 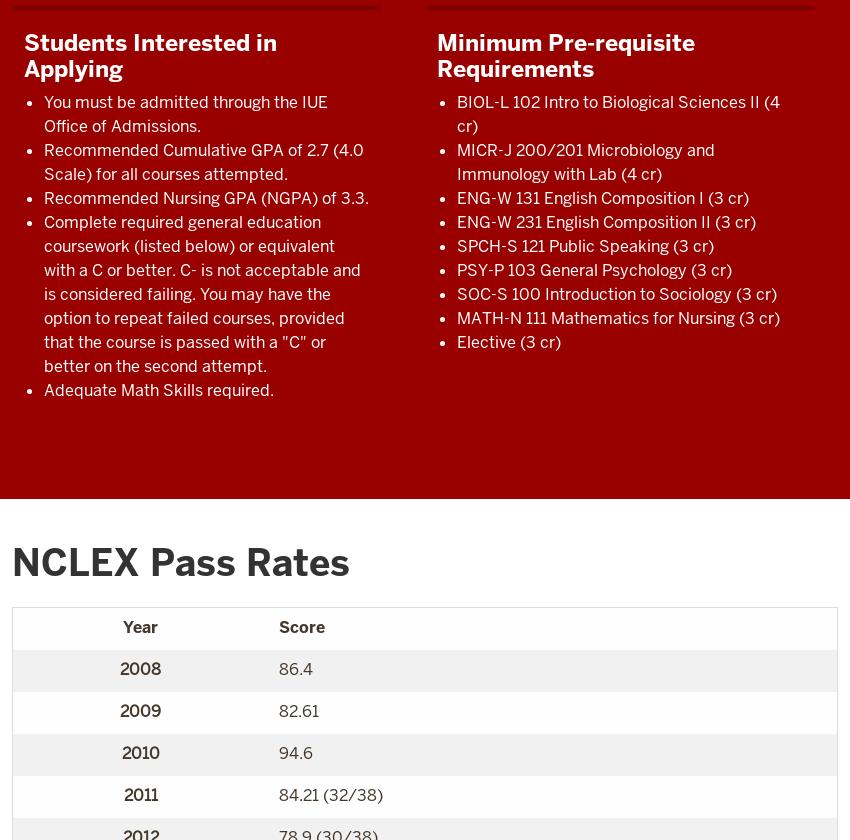 What do you see at coordinates (140, 710) in the screenshot?
I see `'2009'` at bounding box center [140, 710].